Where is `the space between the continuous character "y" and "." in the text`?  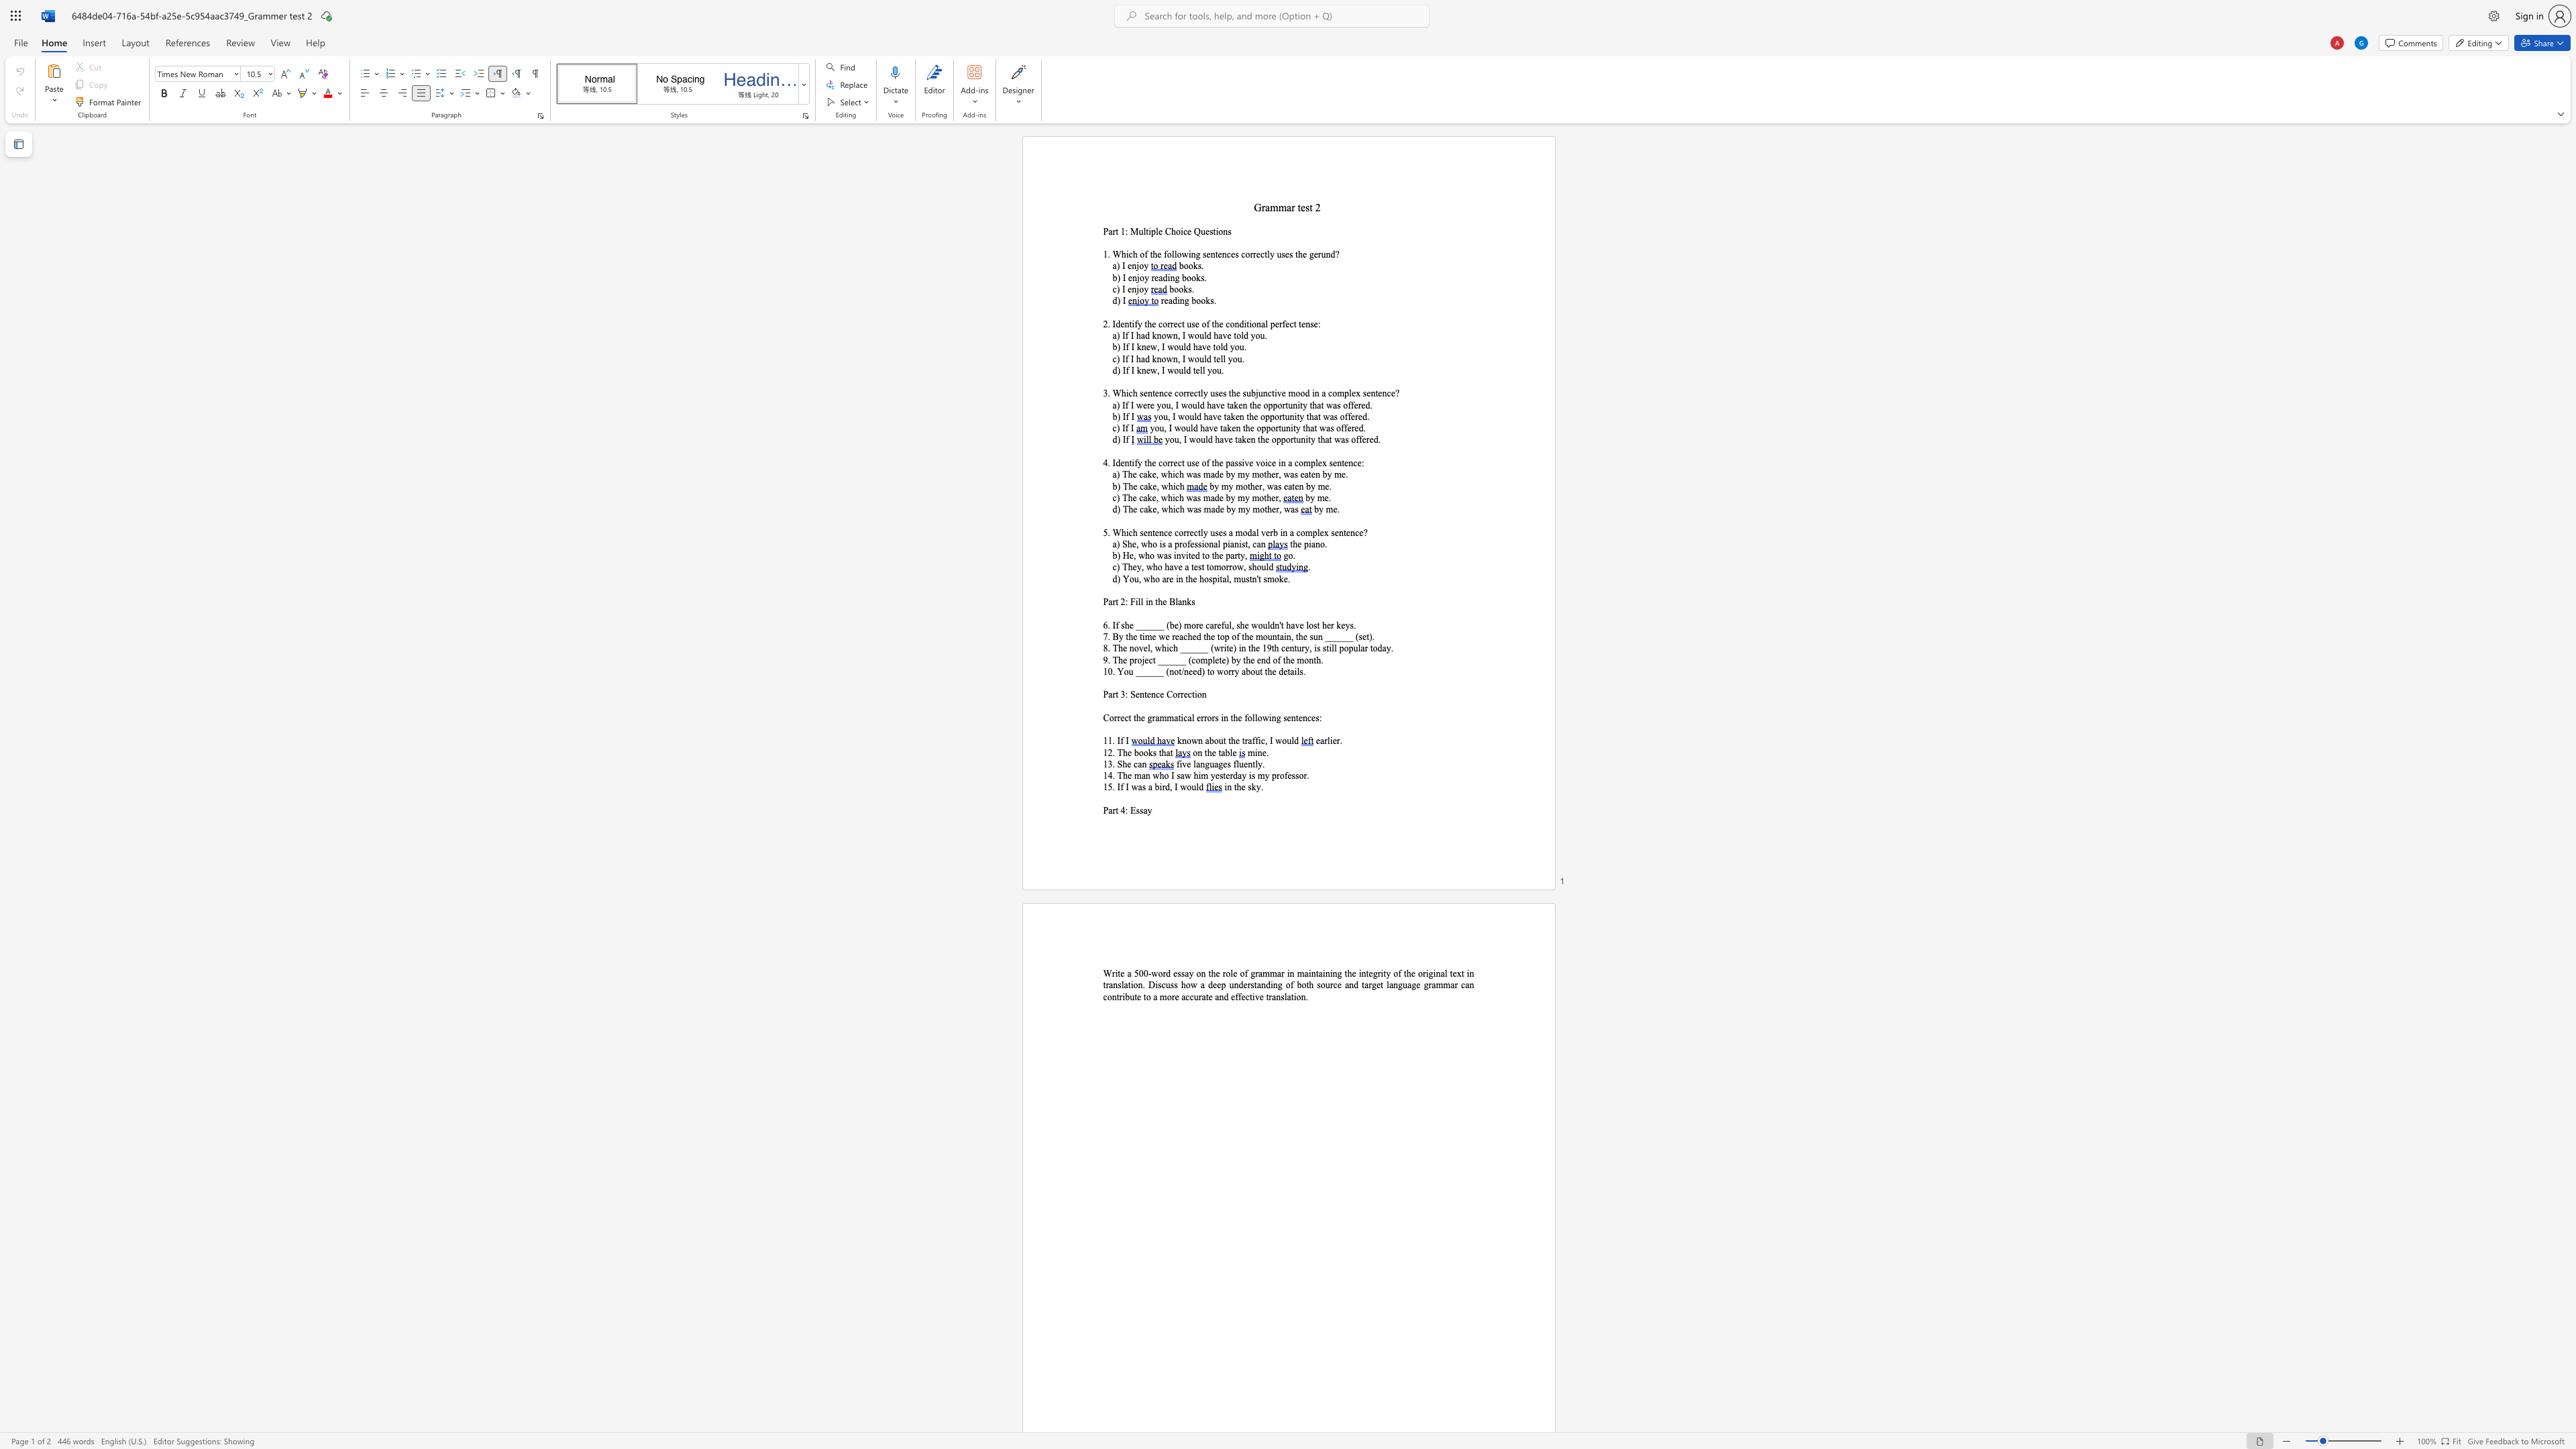 the space between the continuous character "y" and "." in the text is located at coordinates (1258, 786).